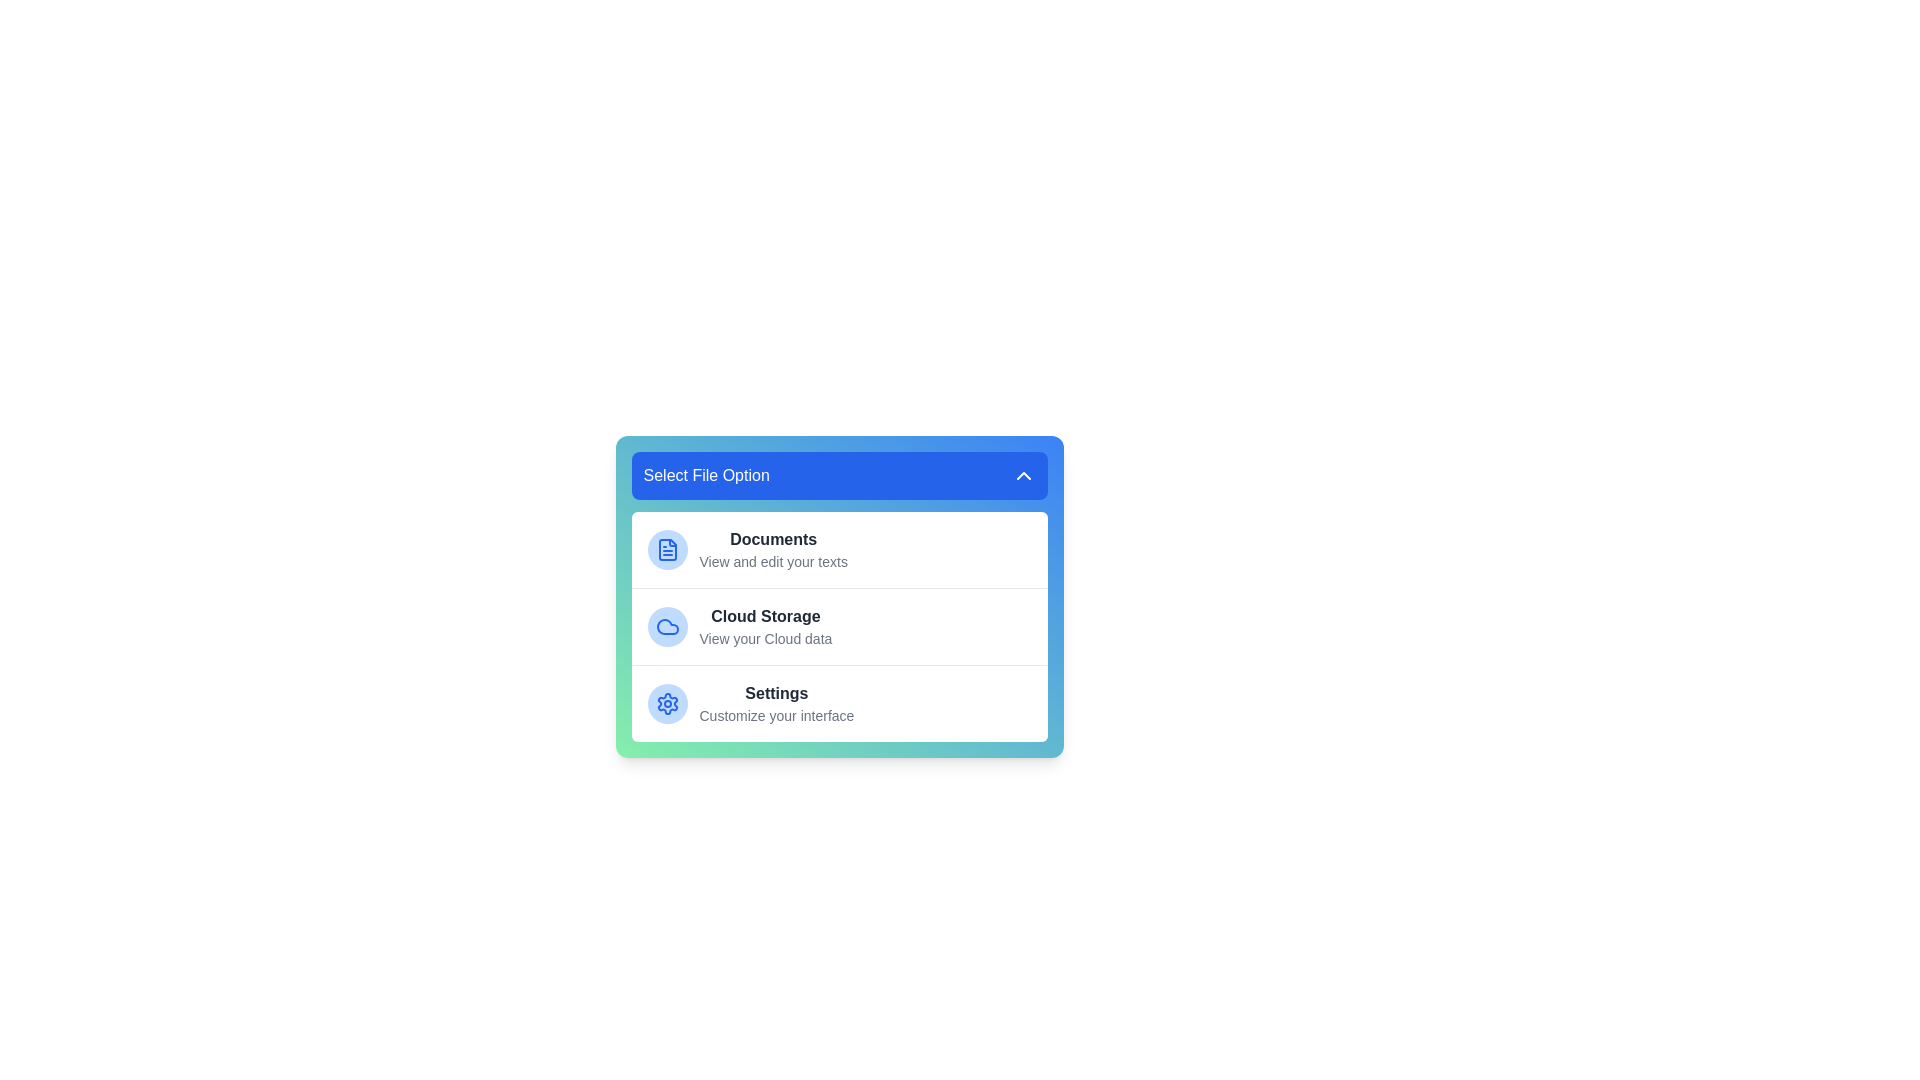  What do you see at coordinates (839, 702) in the screenshot?
I see `the rectangular 'Settings' button, which has a blue settings icon and bold black text` at bounding box center [839, 702].